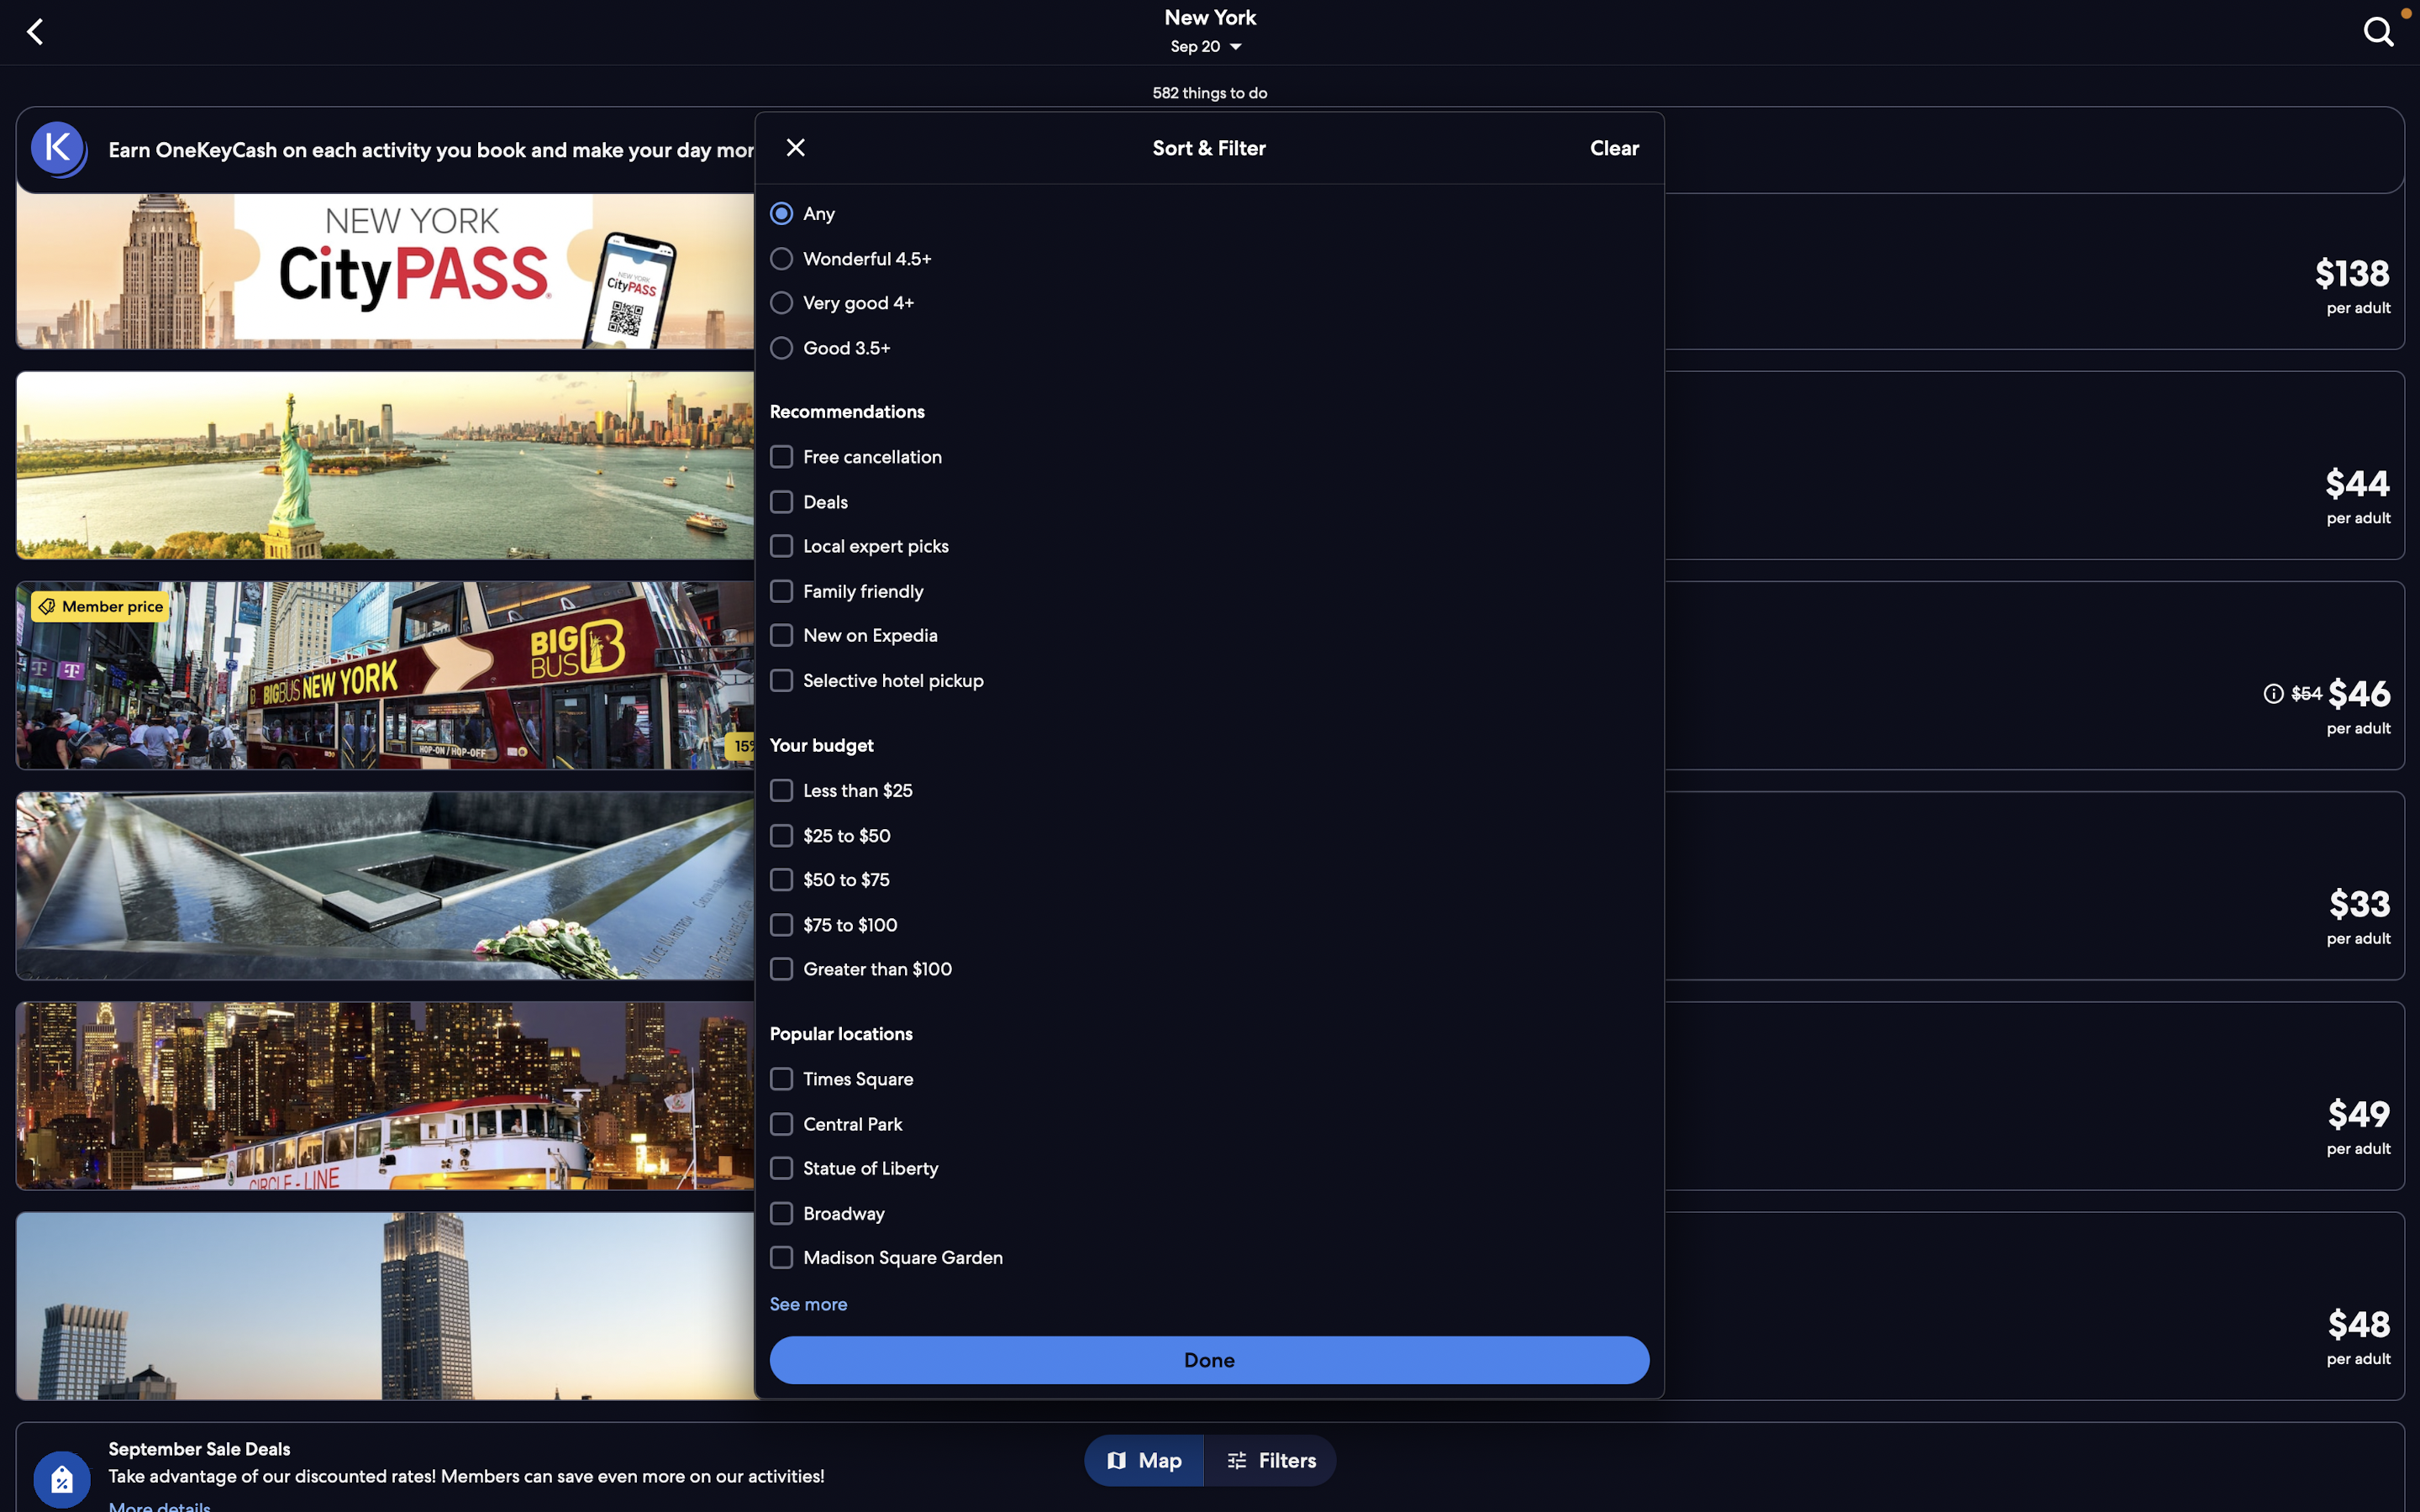 The image size is (2420, 1512). Describe the element at coordinates (1206, 303) in the screenshot. I see `Display only places with more than 4 stars rating` at that location.